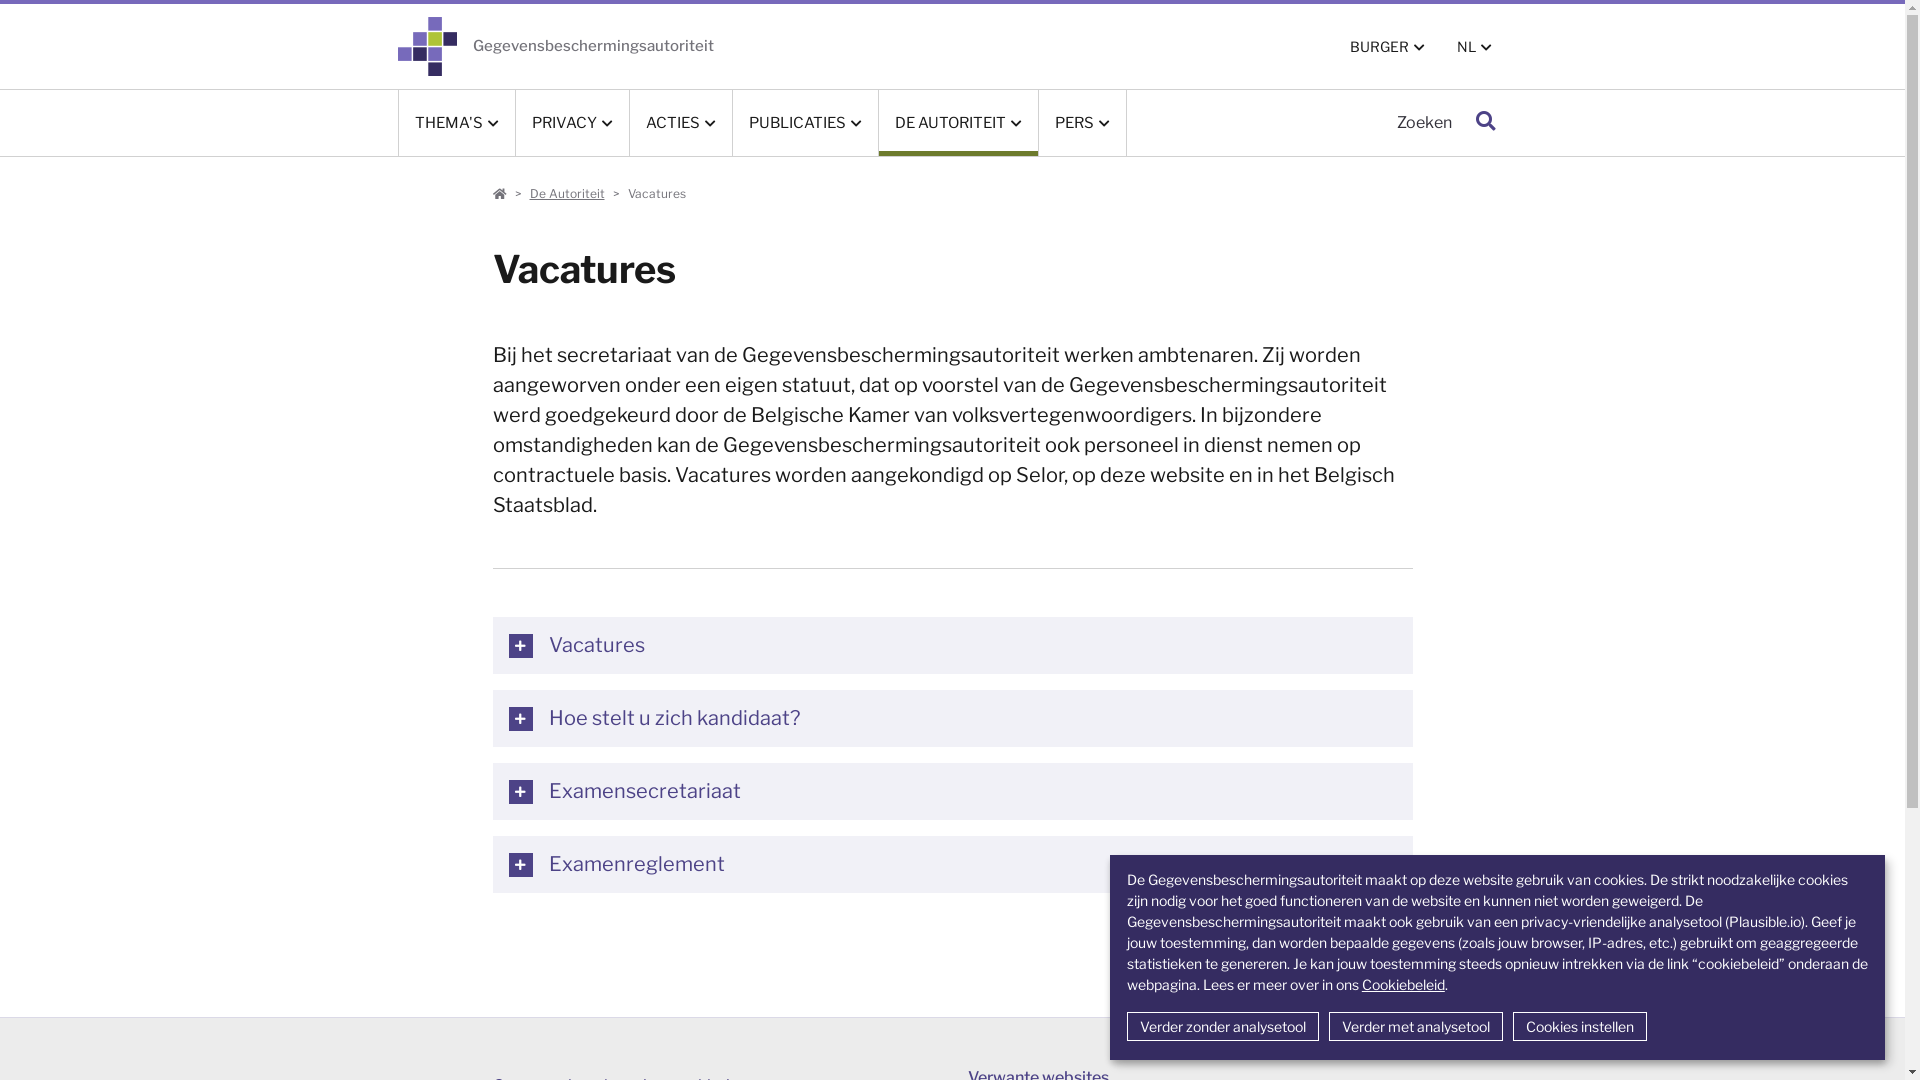 This screenshot has height=1080, width=1920. What do you see at coordinates (950, 717) in the screenshot?
I see `'Hoe stelt u zich kandidaat?'` at bounding box center [950, 717].